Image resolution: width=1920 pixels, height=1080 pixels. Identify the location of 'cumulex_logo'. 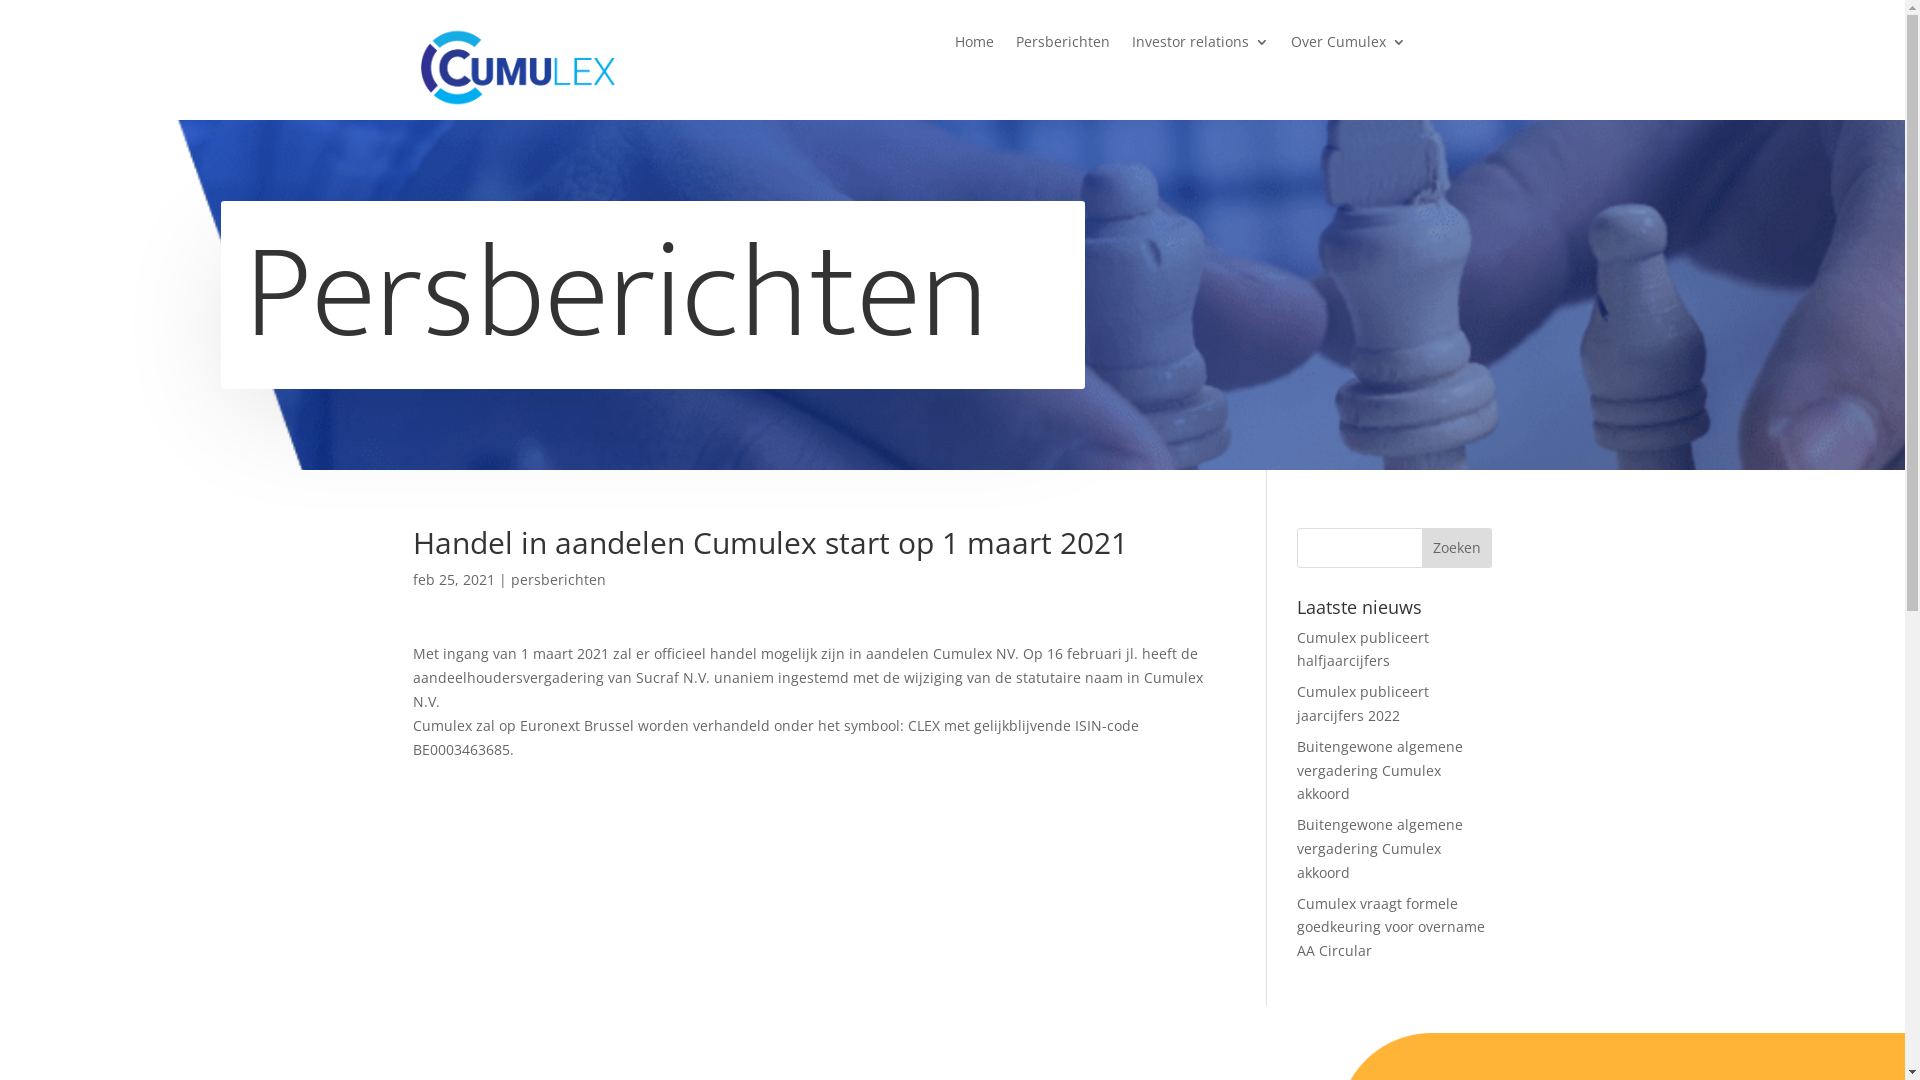
(516, 65).